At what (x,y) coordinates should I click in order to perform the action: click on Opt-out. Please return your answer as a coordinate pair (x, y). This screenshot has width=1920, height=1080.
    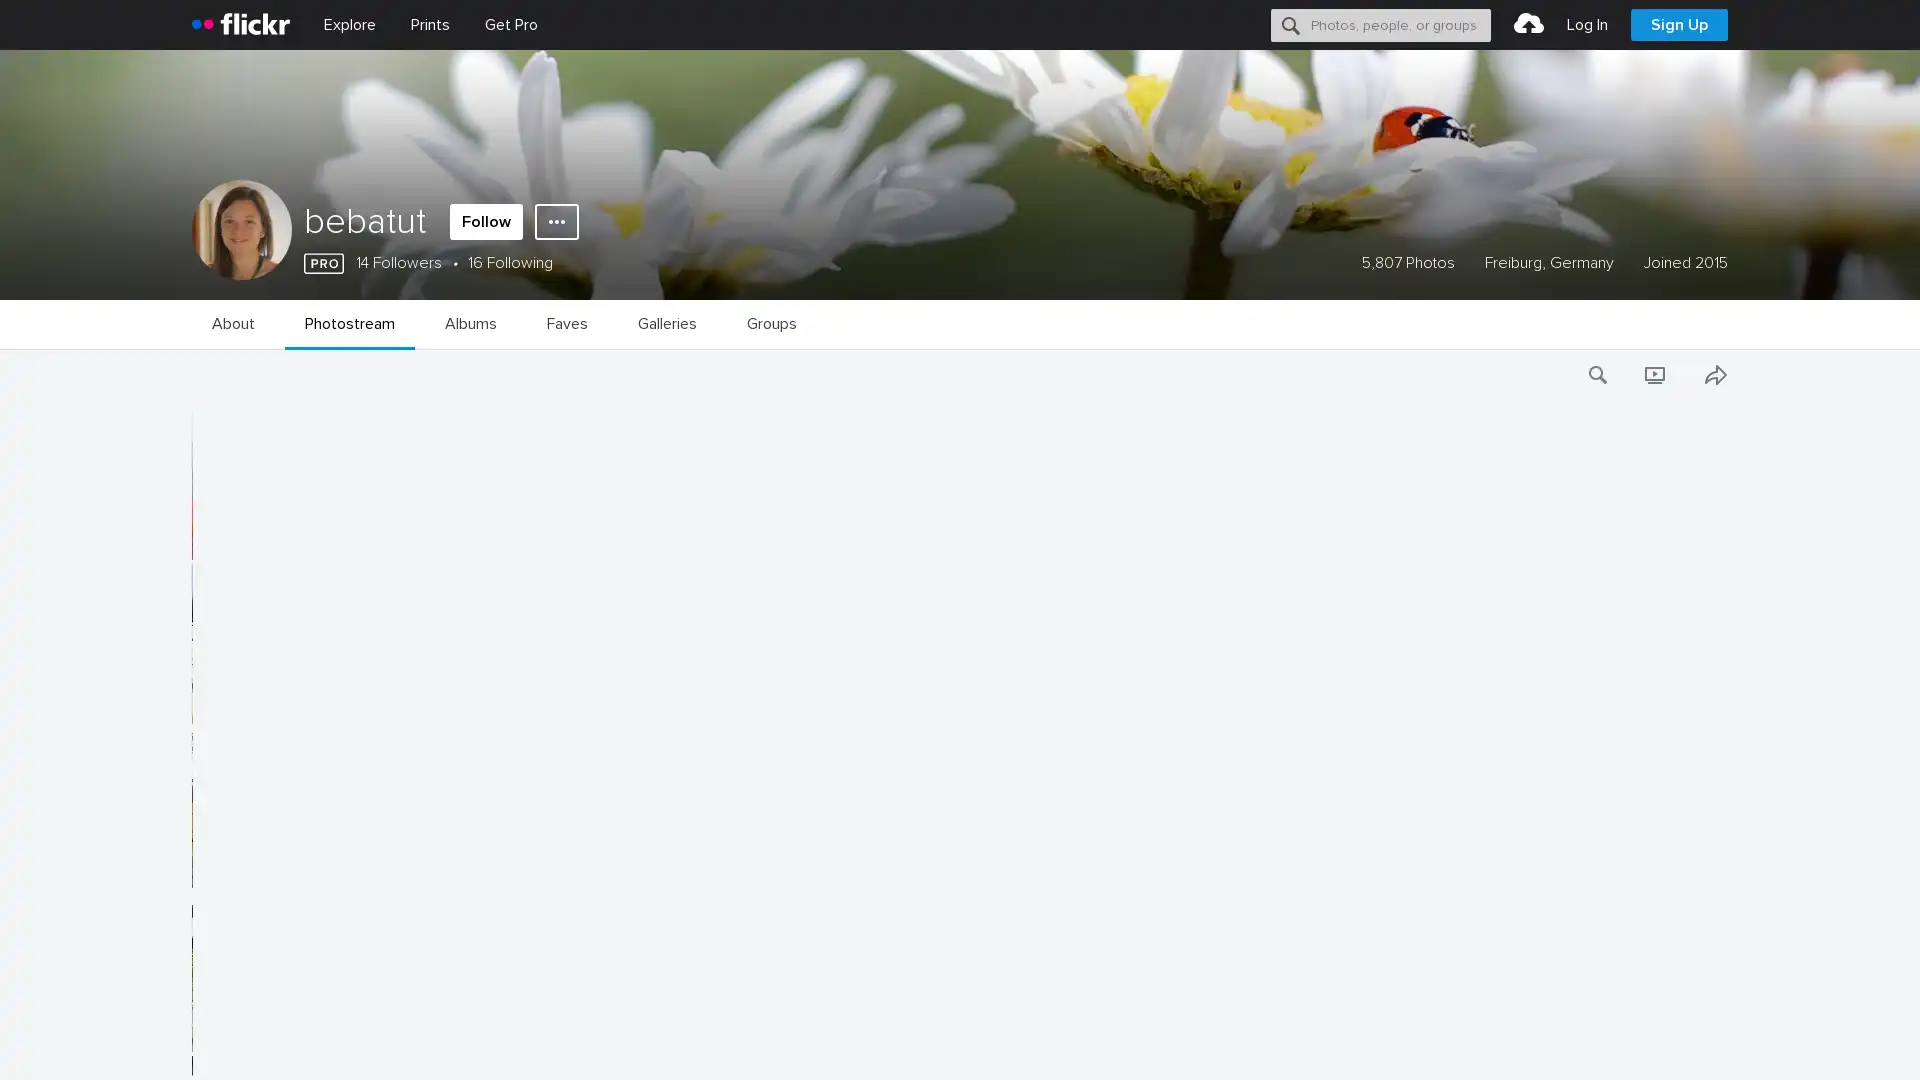
    Looking at the image, I should click on (1616, 1041).